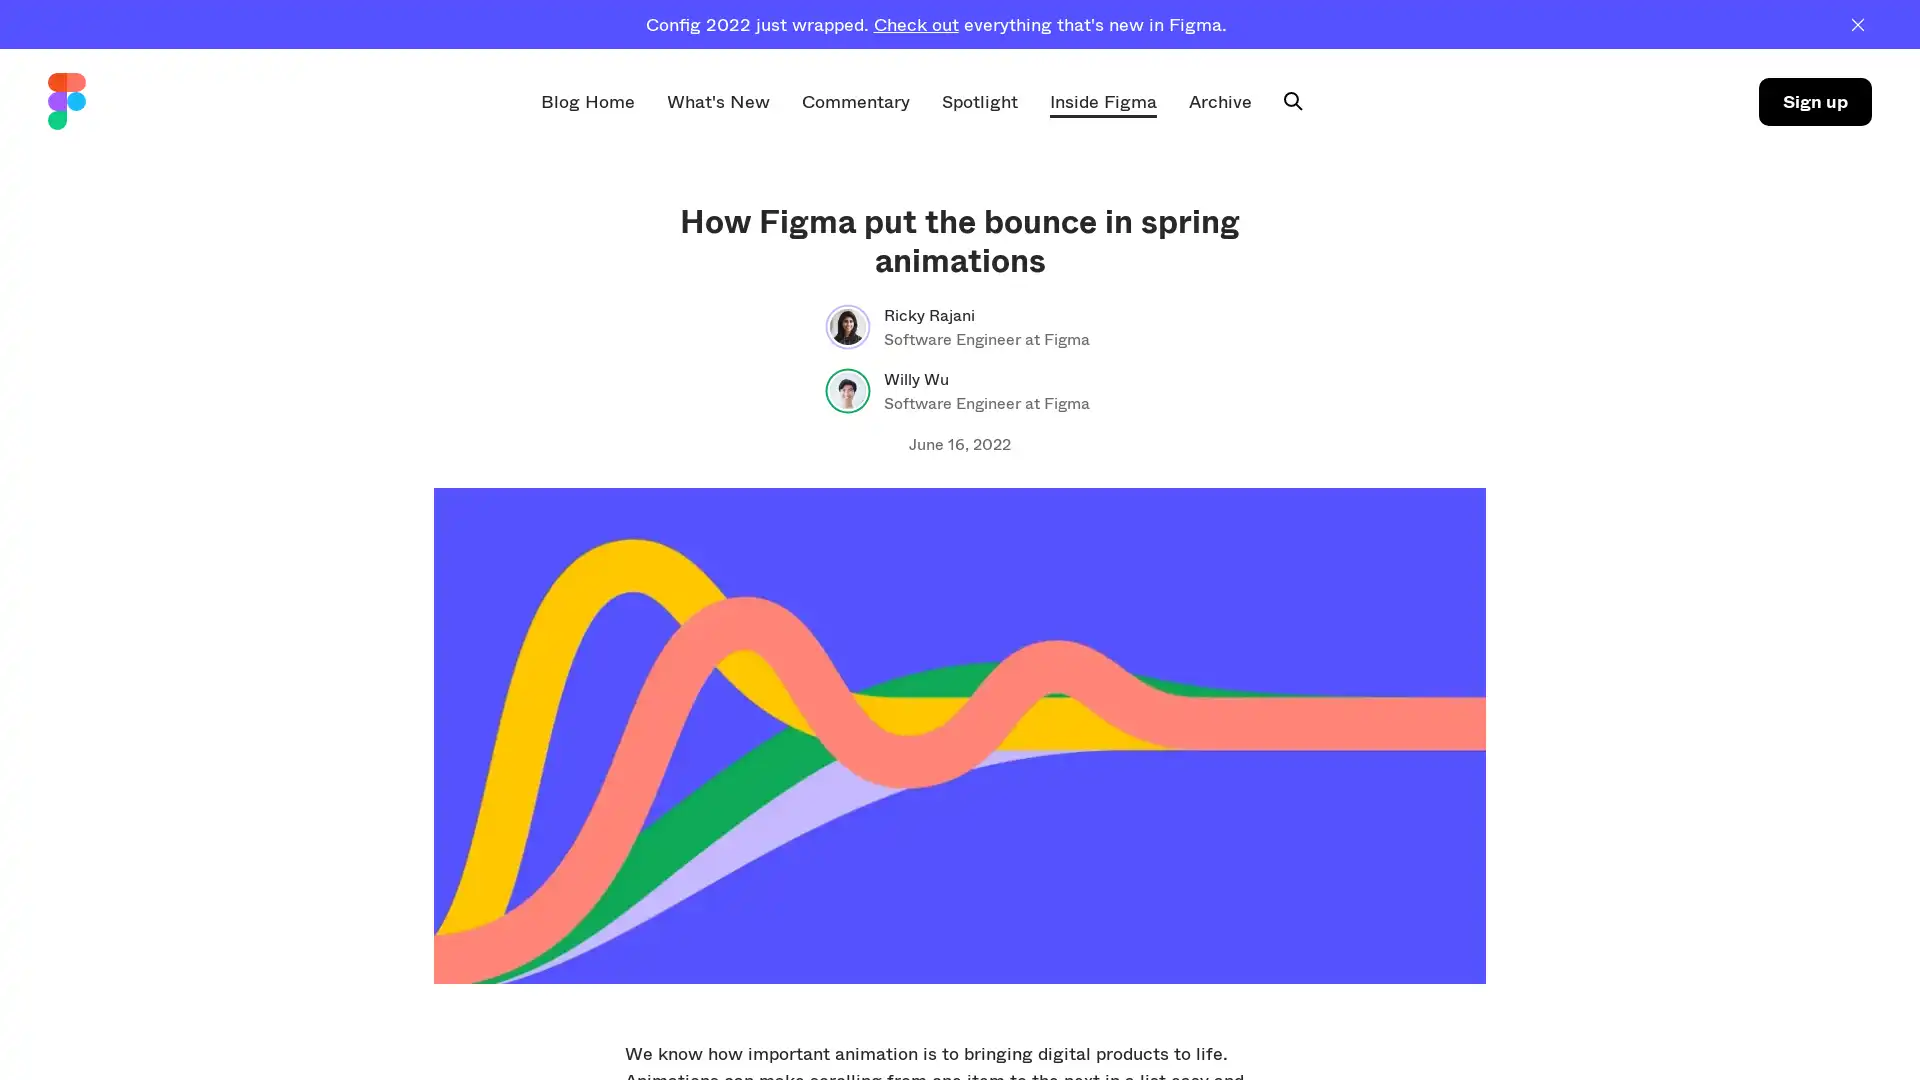 This screenshot has width=1920, height=1080. I want to click on Sign up, so click(1815, 100).